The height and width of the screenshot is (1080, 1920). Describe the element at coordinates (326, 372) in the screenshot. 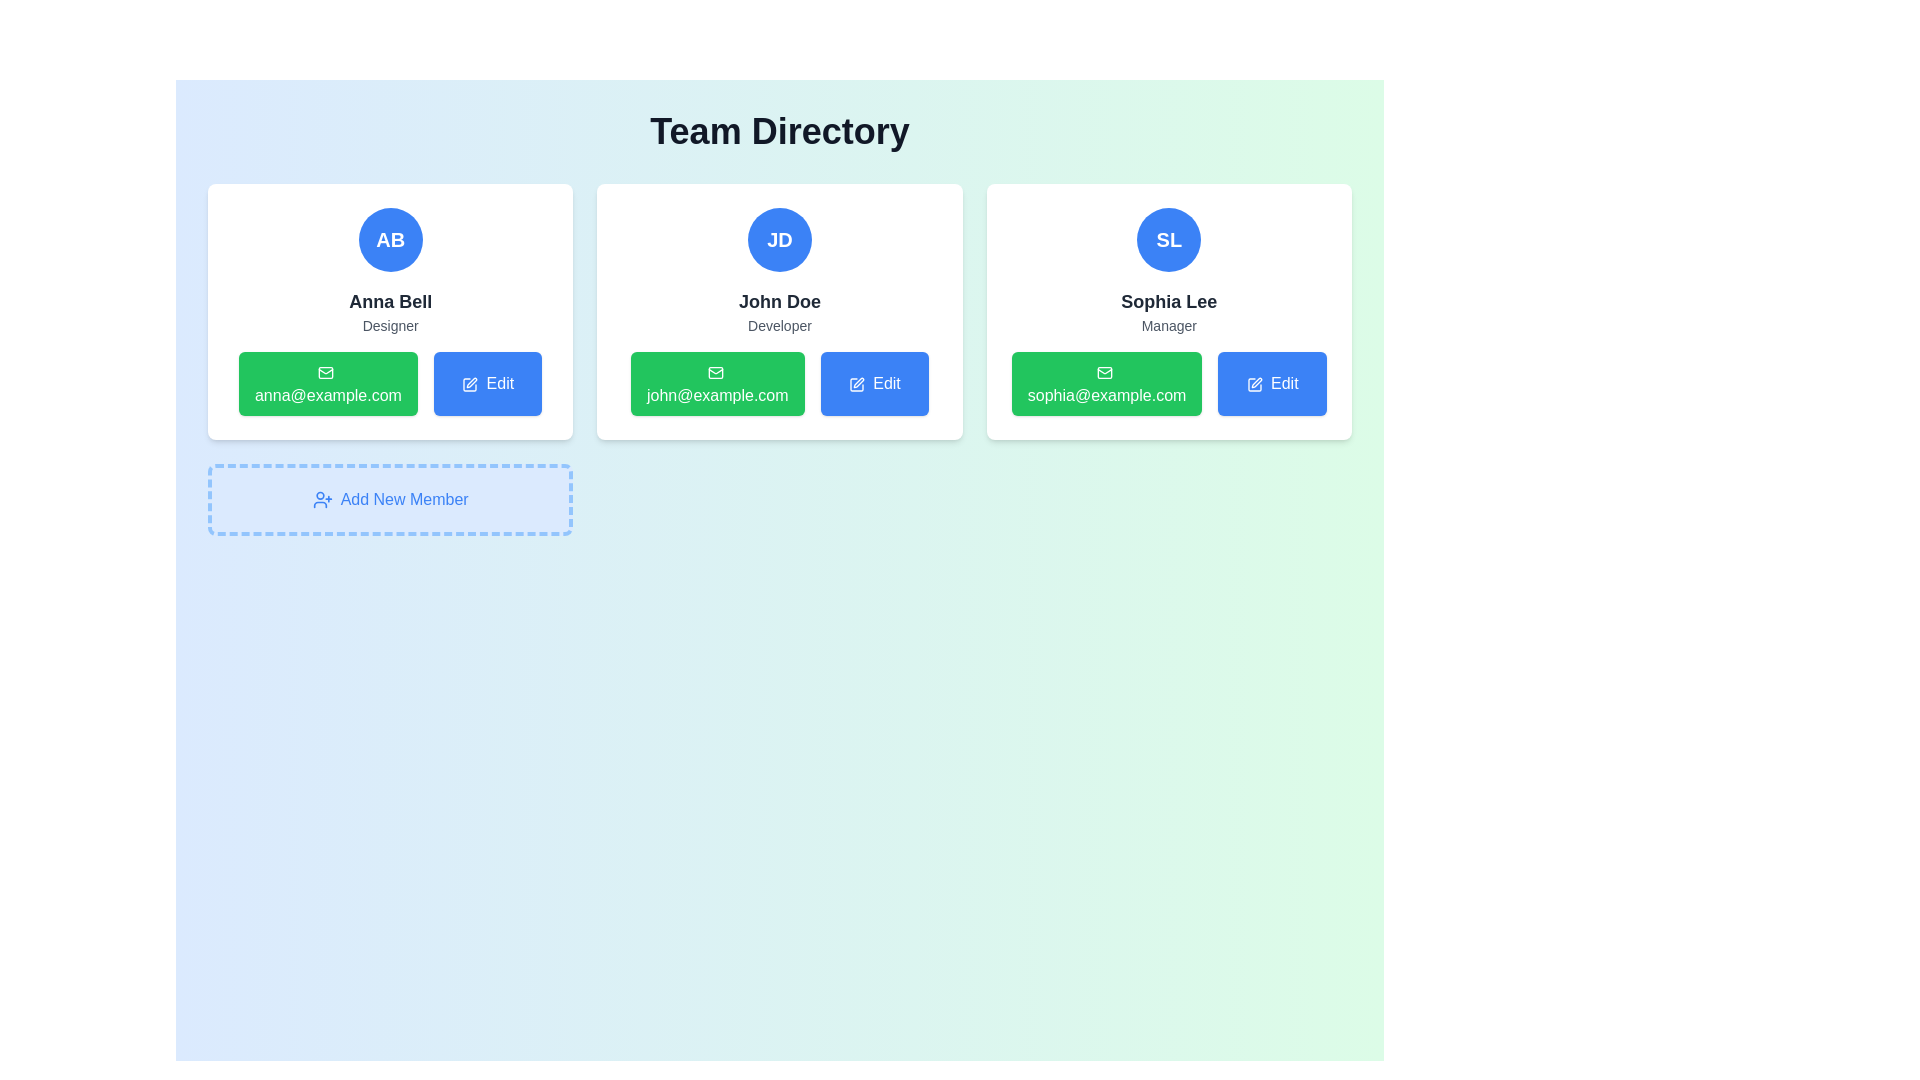

I see `the mail envelope icon, which is styled with a green background and located to the left of the email address 'anna@example.com' in the user card for 'Anna Bell'` at that location.